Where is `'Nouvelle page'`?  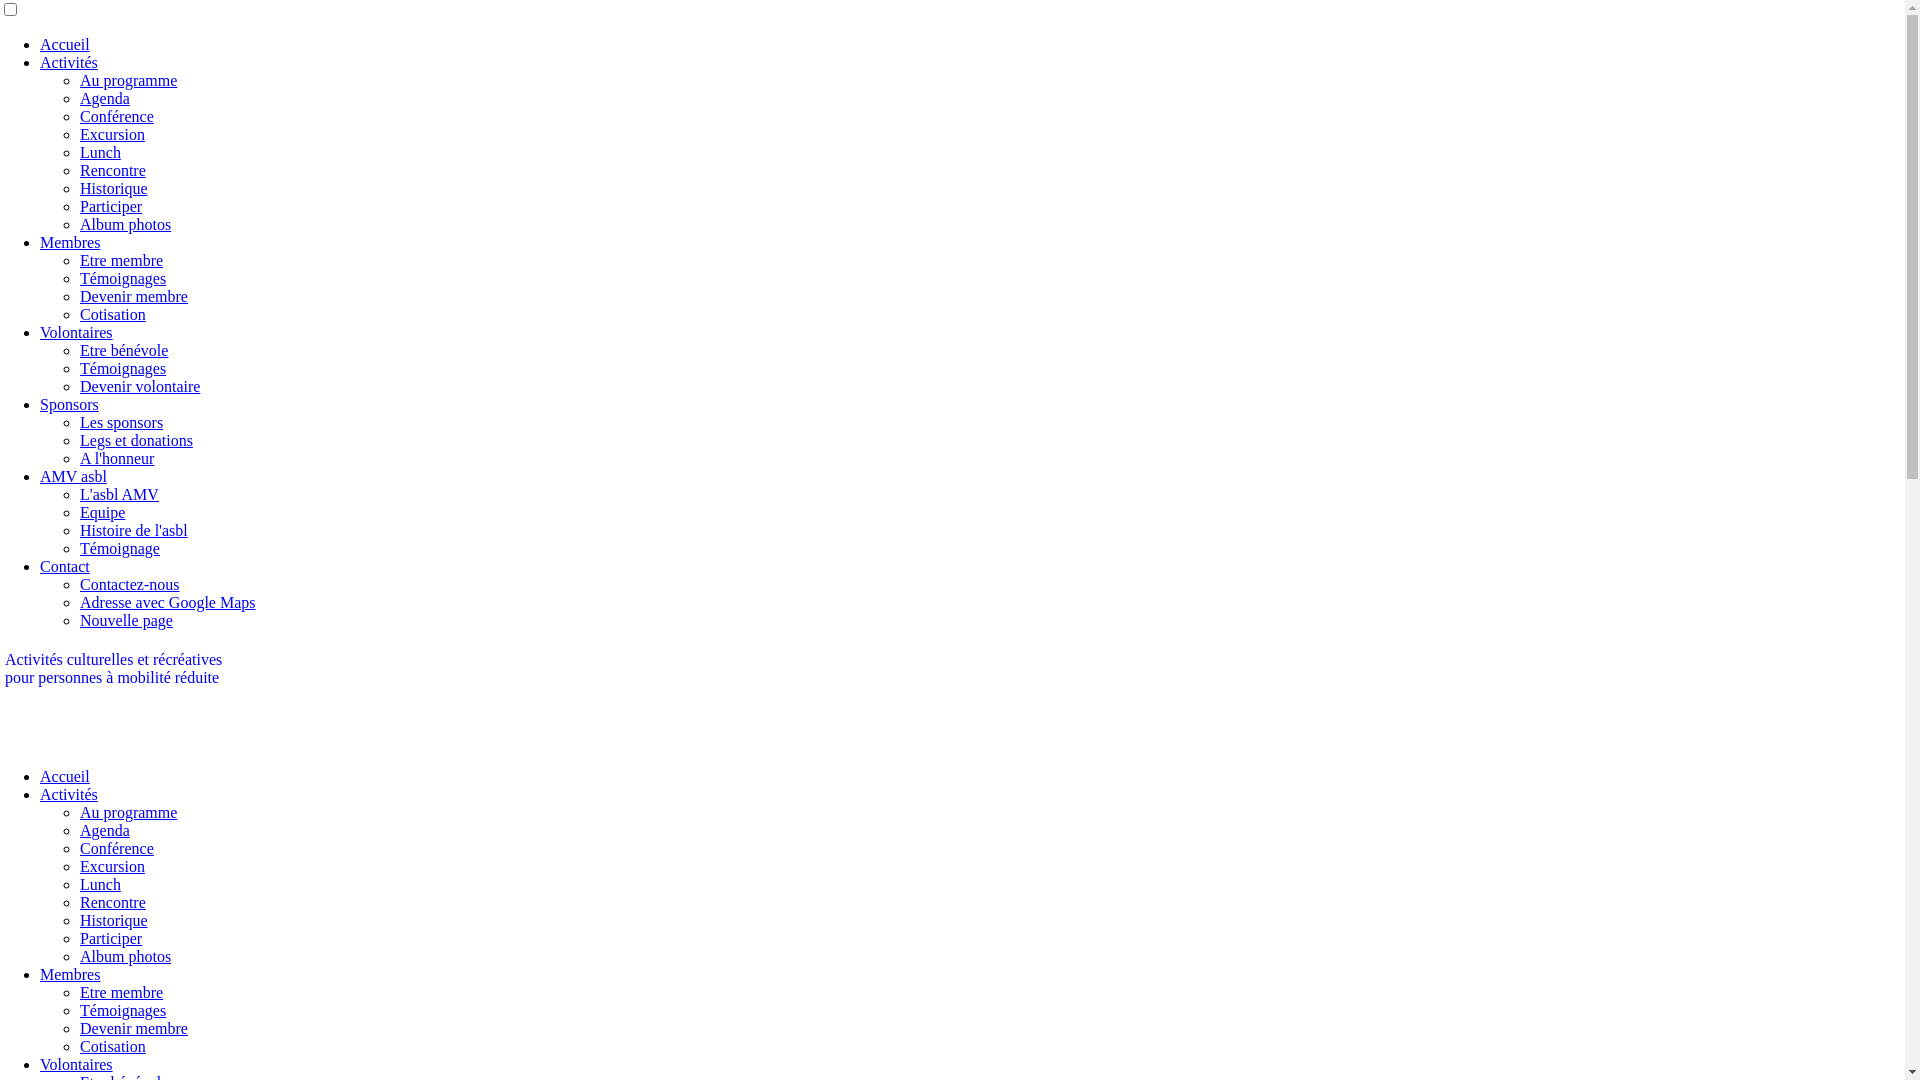 'Nouvelle page' is located at coordinates (125, 619).